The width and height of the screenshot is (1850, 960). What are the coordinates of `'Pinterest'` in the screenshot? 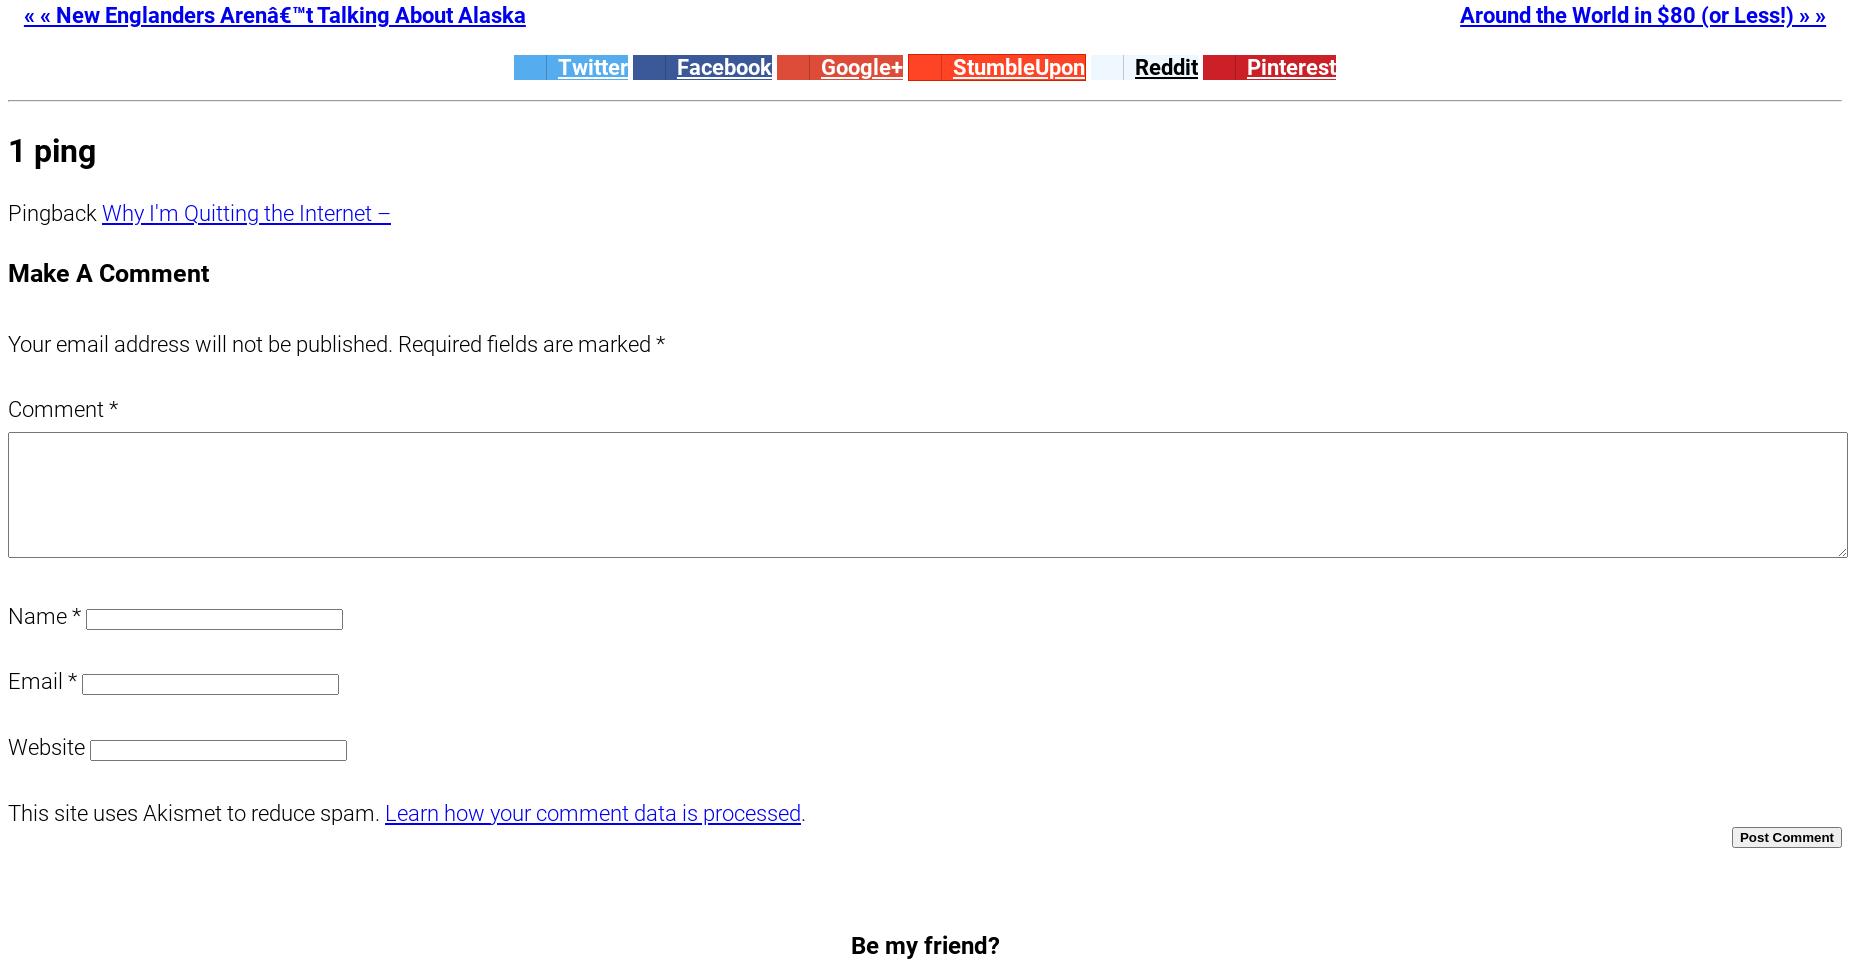 It's located at (1290, 67).